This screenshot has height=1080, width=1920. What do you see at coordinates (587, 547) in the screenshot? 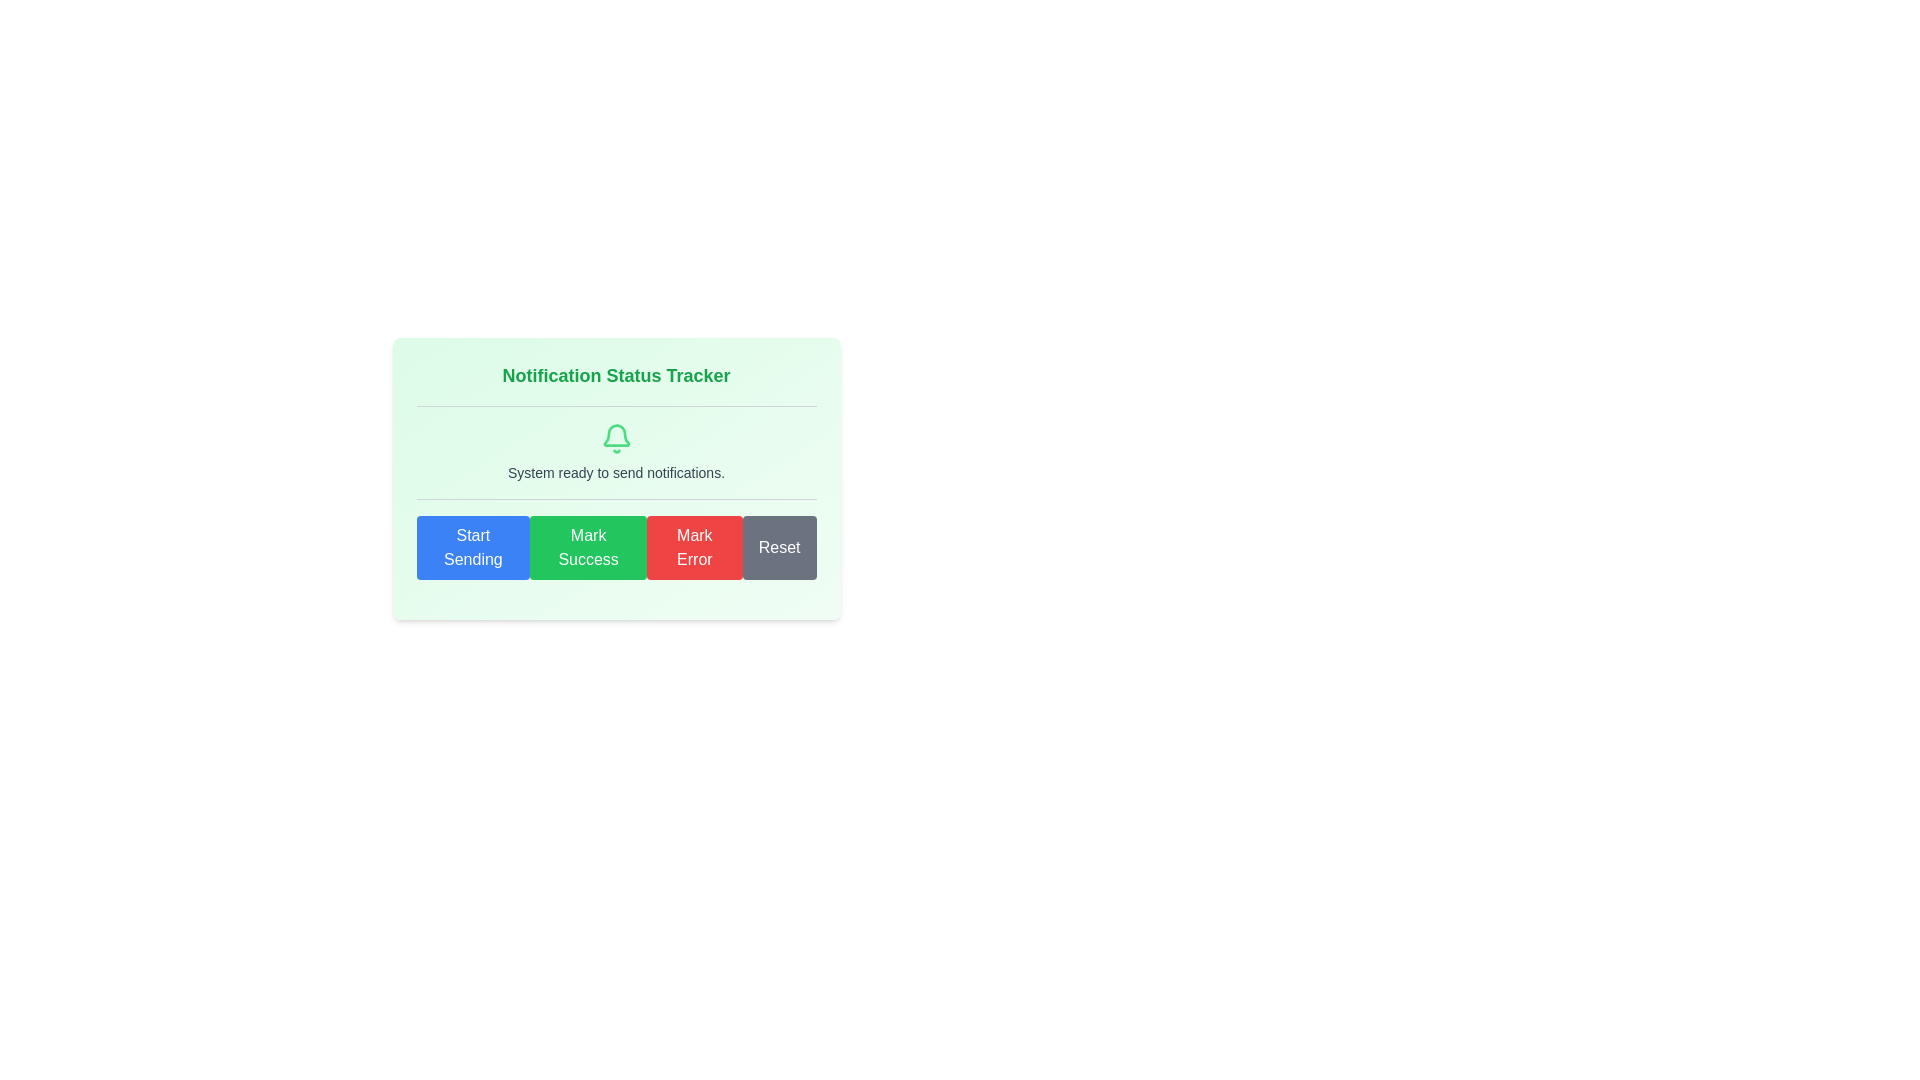
I see `the successful status button, which is the second button in a row of four` at bounding box center [587, 547].